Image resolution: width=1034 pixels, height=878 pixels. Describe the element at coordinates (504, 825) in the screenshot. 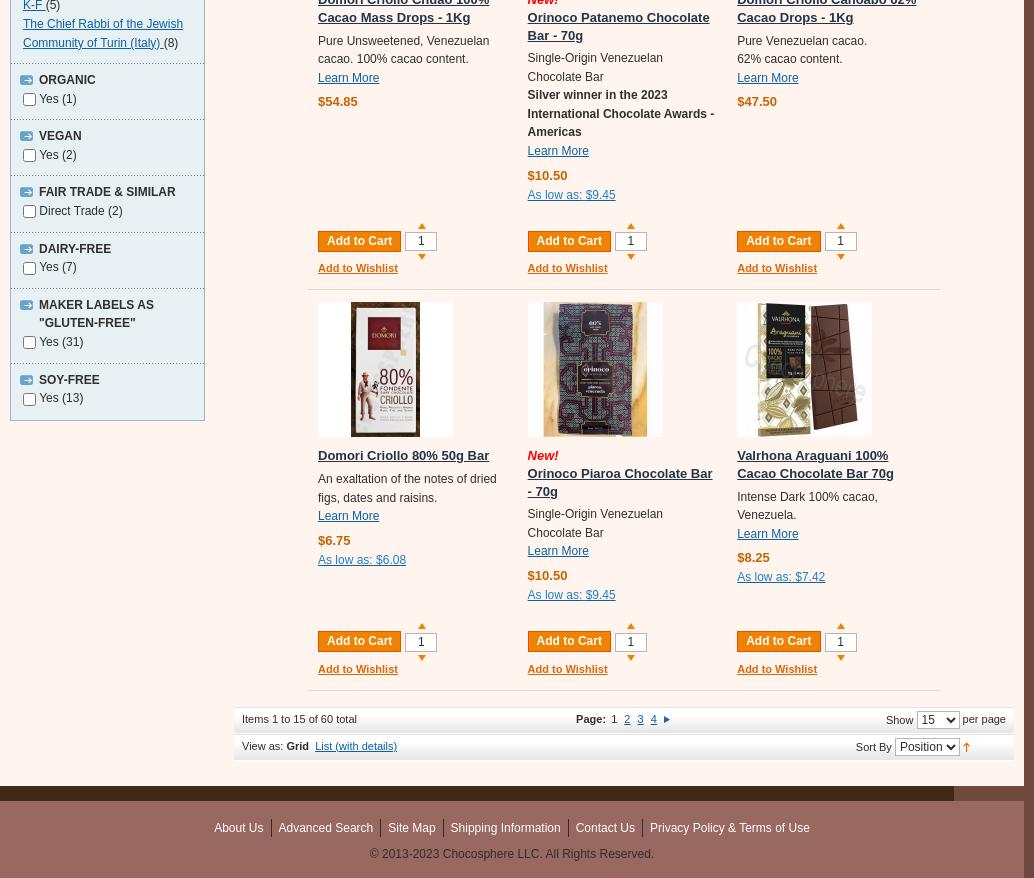

I see `'Shipping Information'` at that location.